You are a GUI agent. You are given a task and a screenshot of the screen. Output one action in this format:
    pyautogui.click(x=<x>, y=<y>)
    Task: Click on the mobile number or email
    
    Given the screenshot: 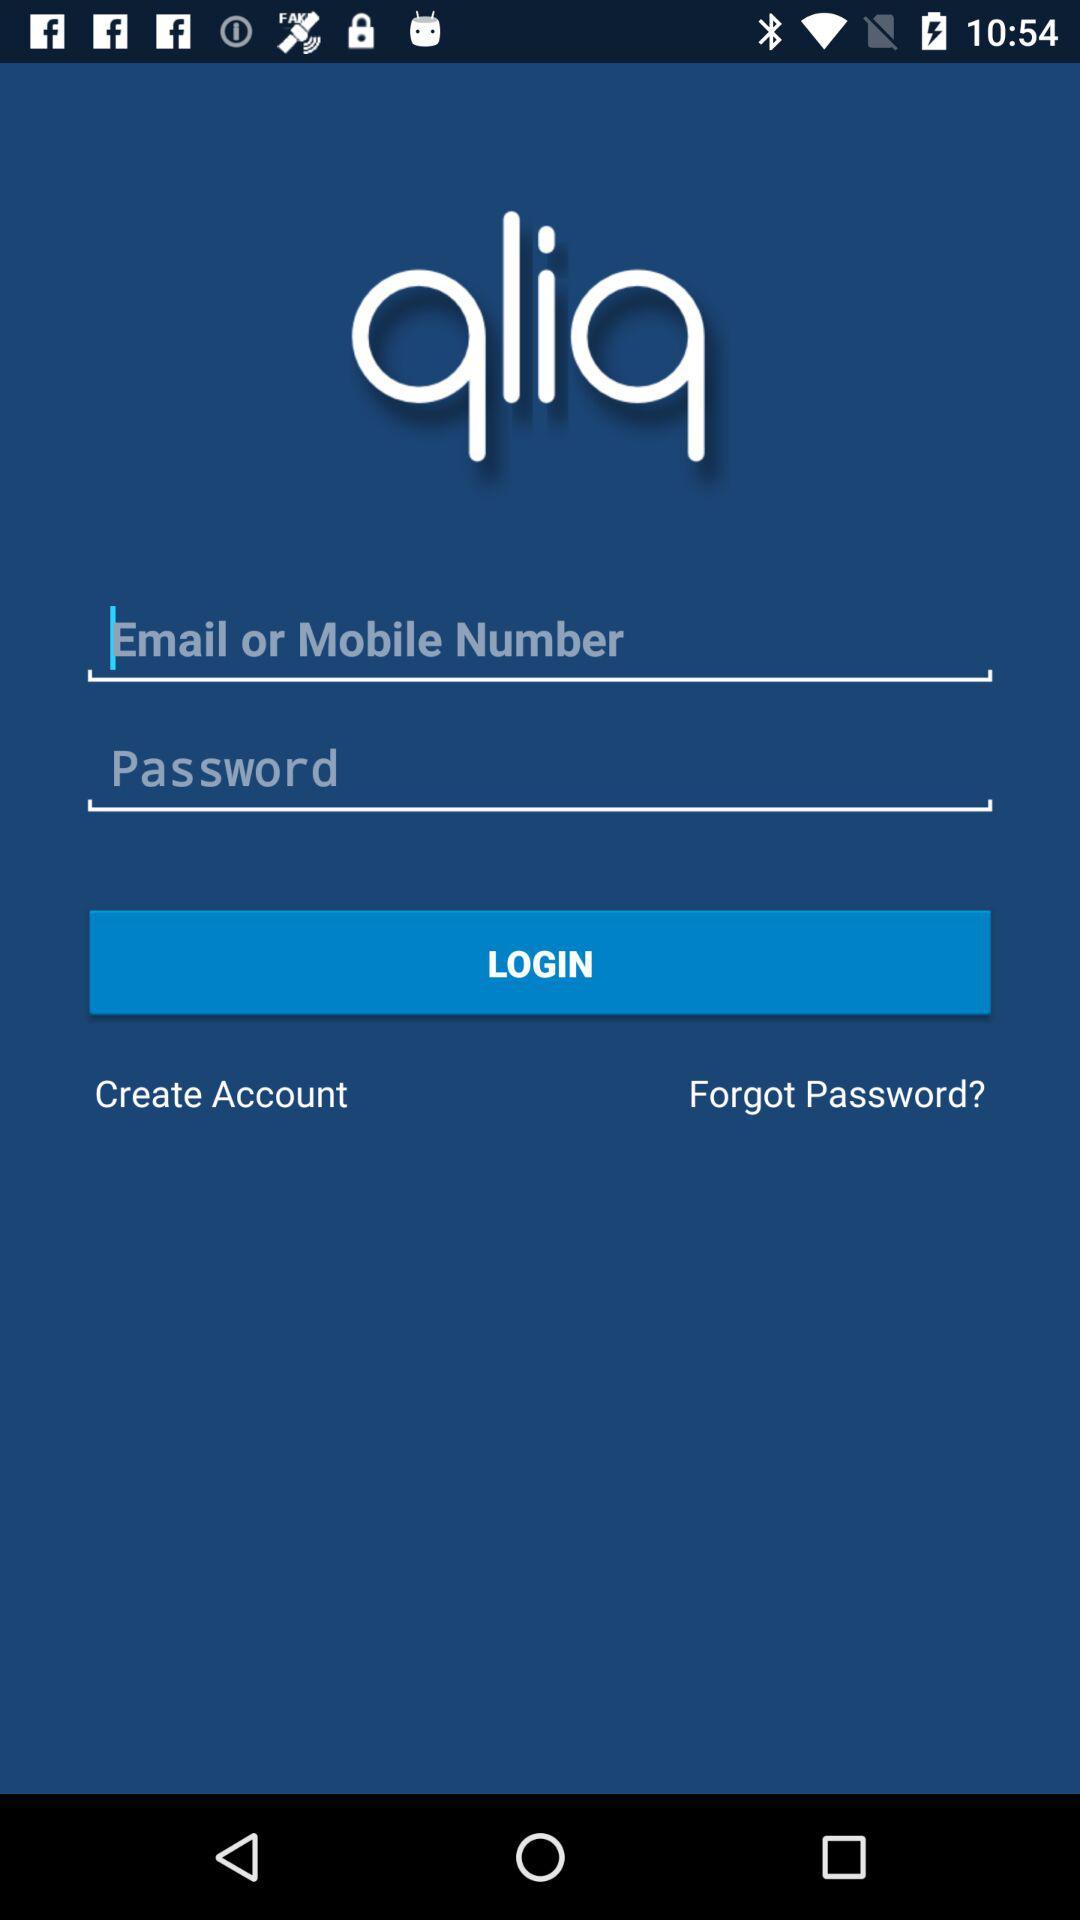 What is the action you would take?
    pyautogui.click(x=540, y=637)
    